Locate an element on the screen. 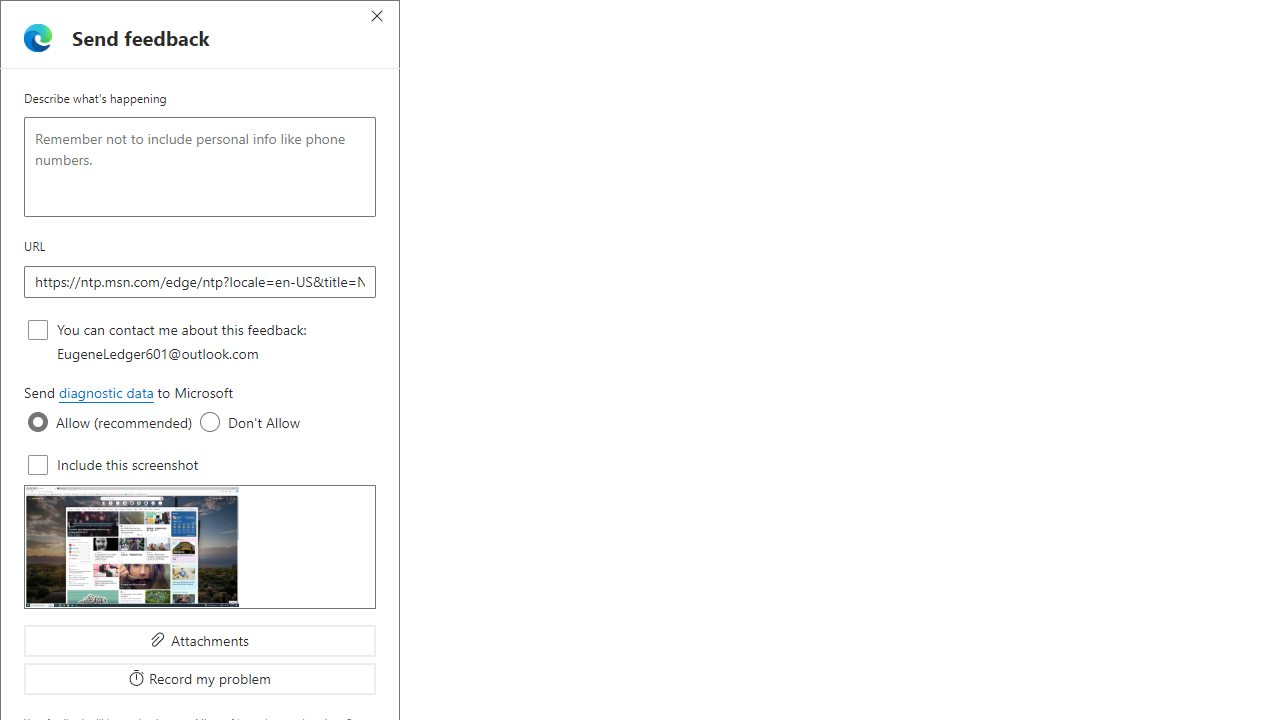  'URL' is located at coordinates (200, 281).